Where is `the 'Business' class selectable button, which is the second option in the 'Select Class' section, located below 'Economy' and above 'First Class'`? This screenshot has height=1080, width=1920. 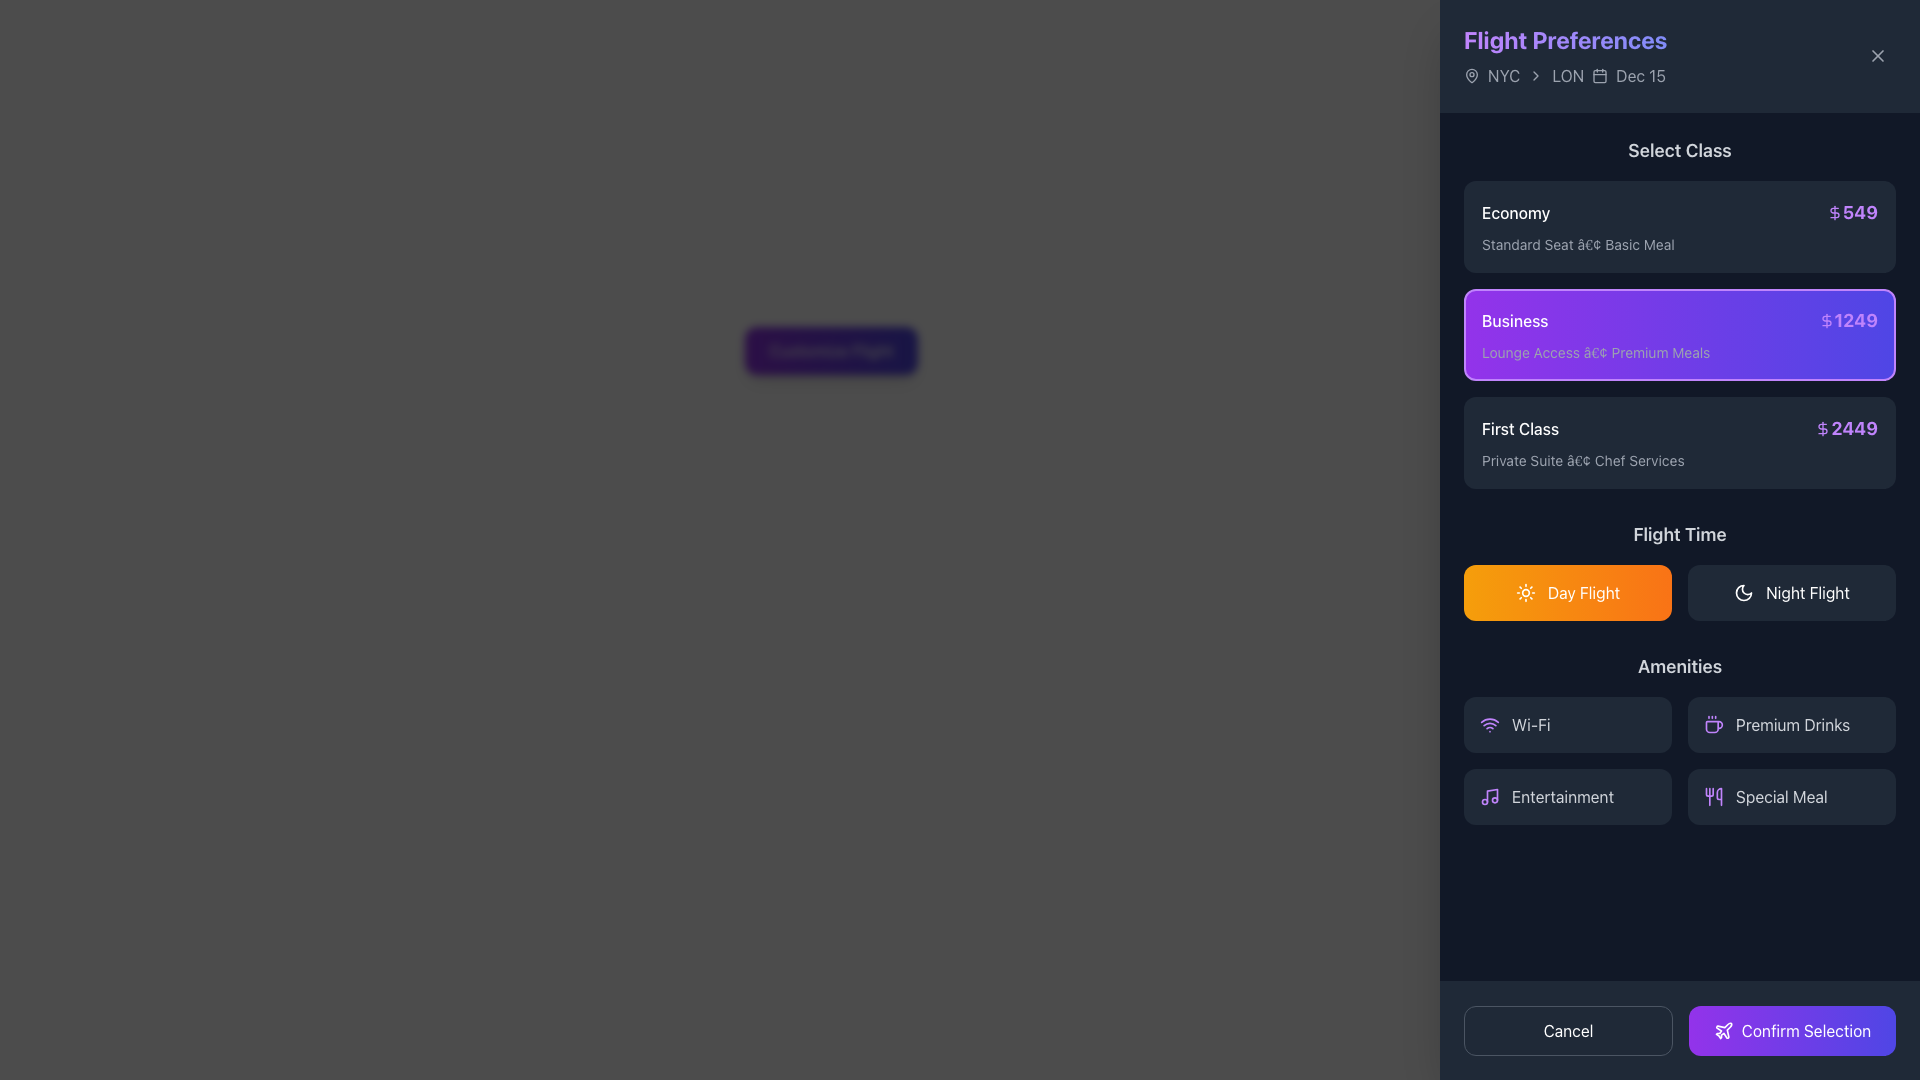 the 'Business' class selectable button, which is the second option in the 'Select Class' section, located below 'Economy' and above 'First Class' is located at coordinates (1680, 312).